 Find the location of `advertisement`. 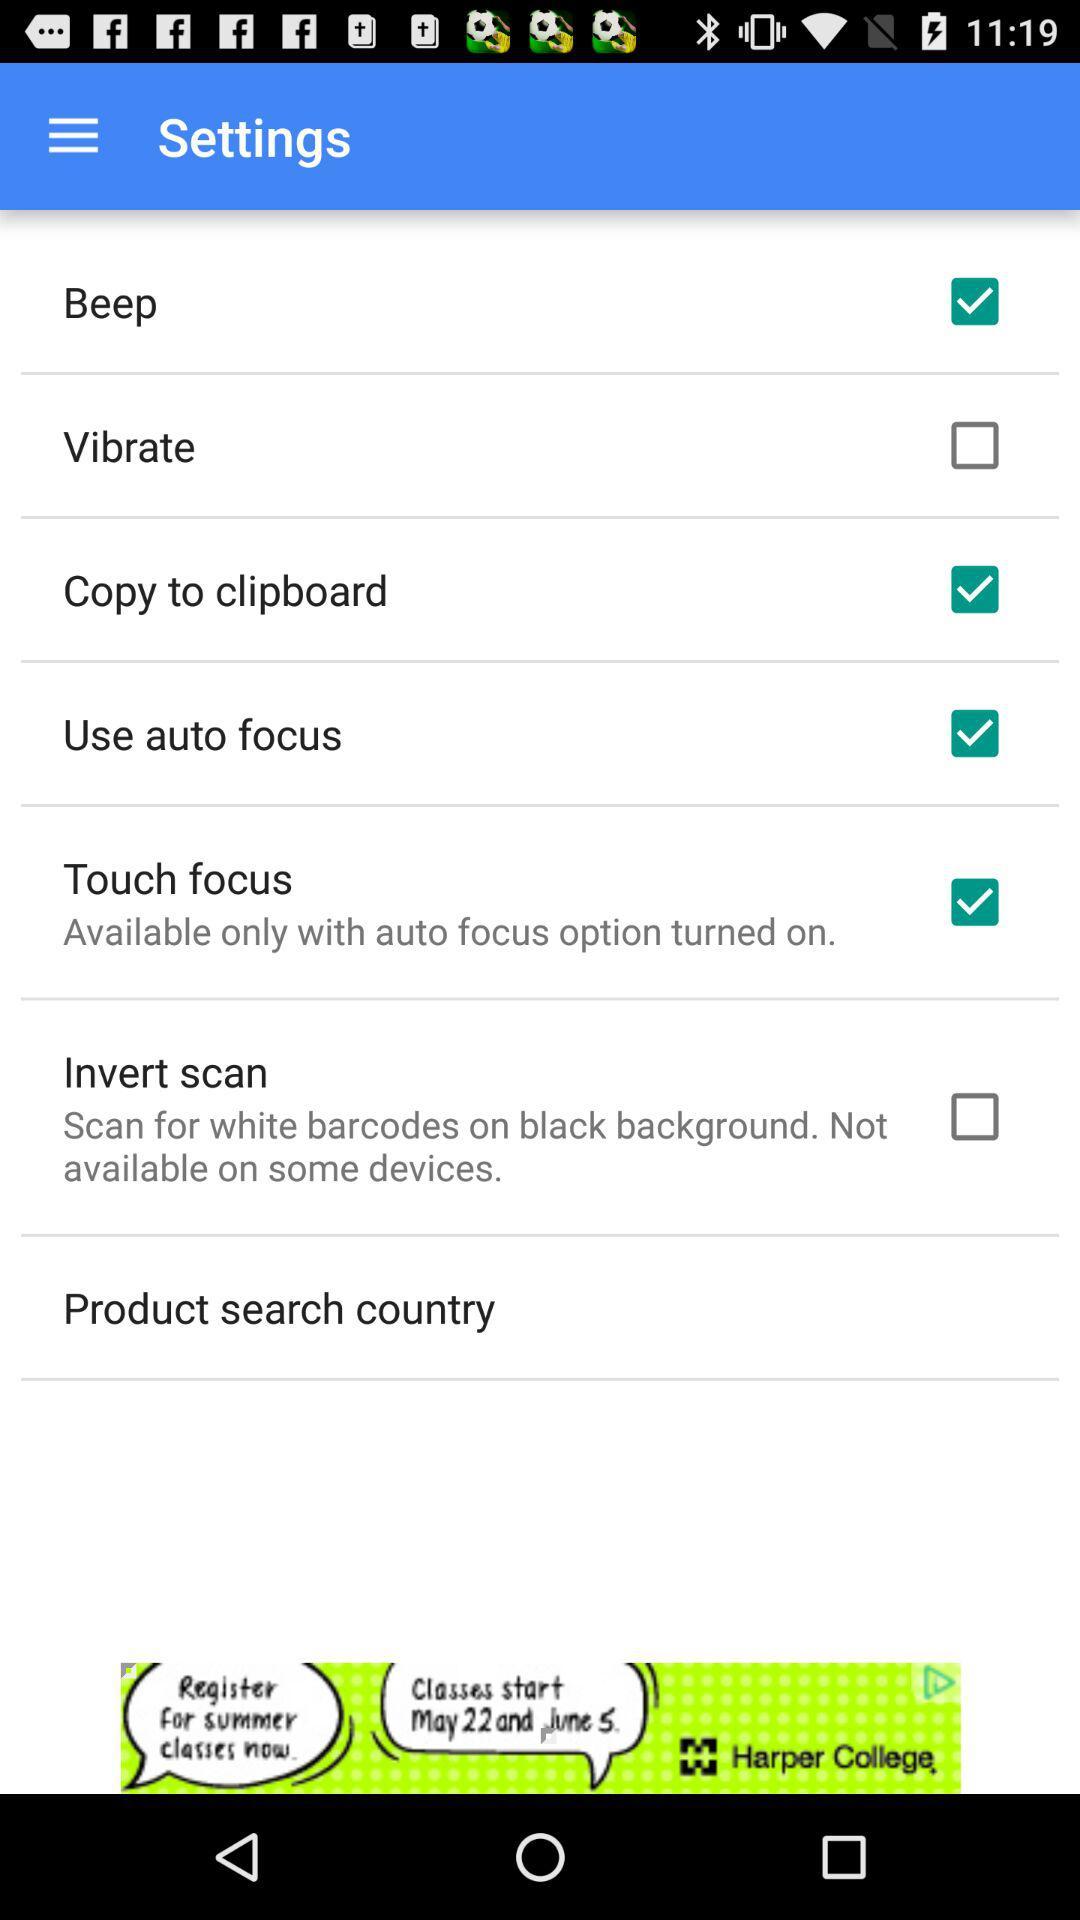

advertisement is located at coordinates (540, 1727).